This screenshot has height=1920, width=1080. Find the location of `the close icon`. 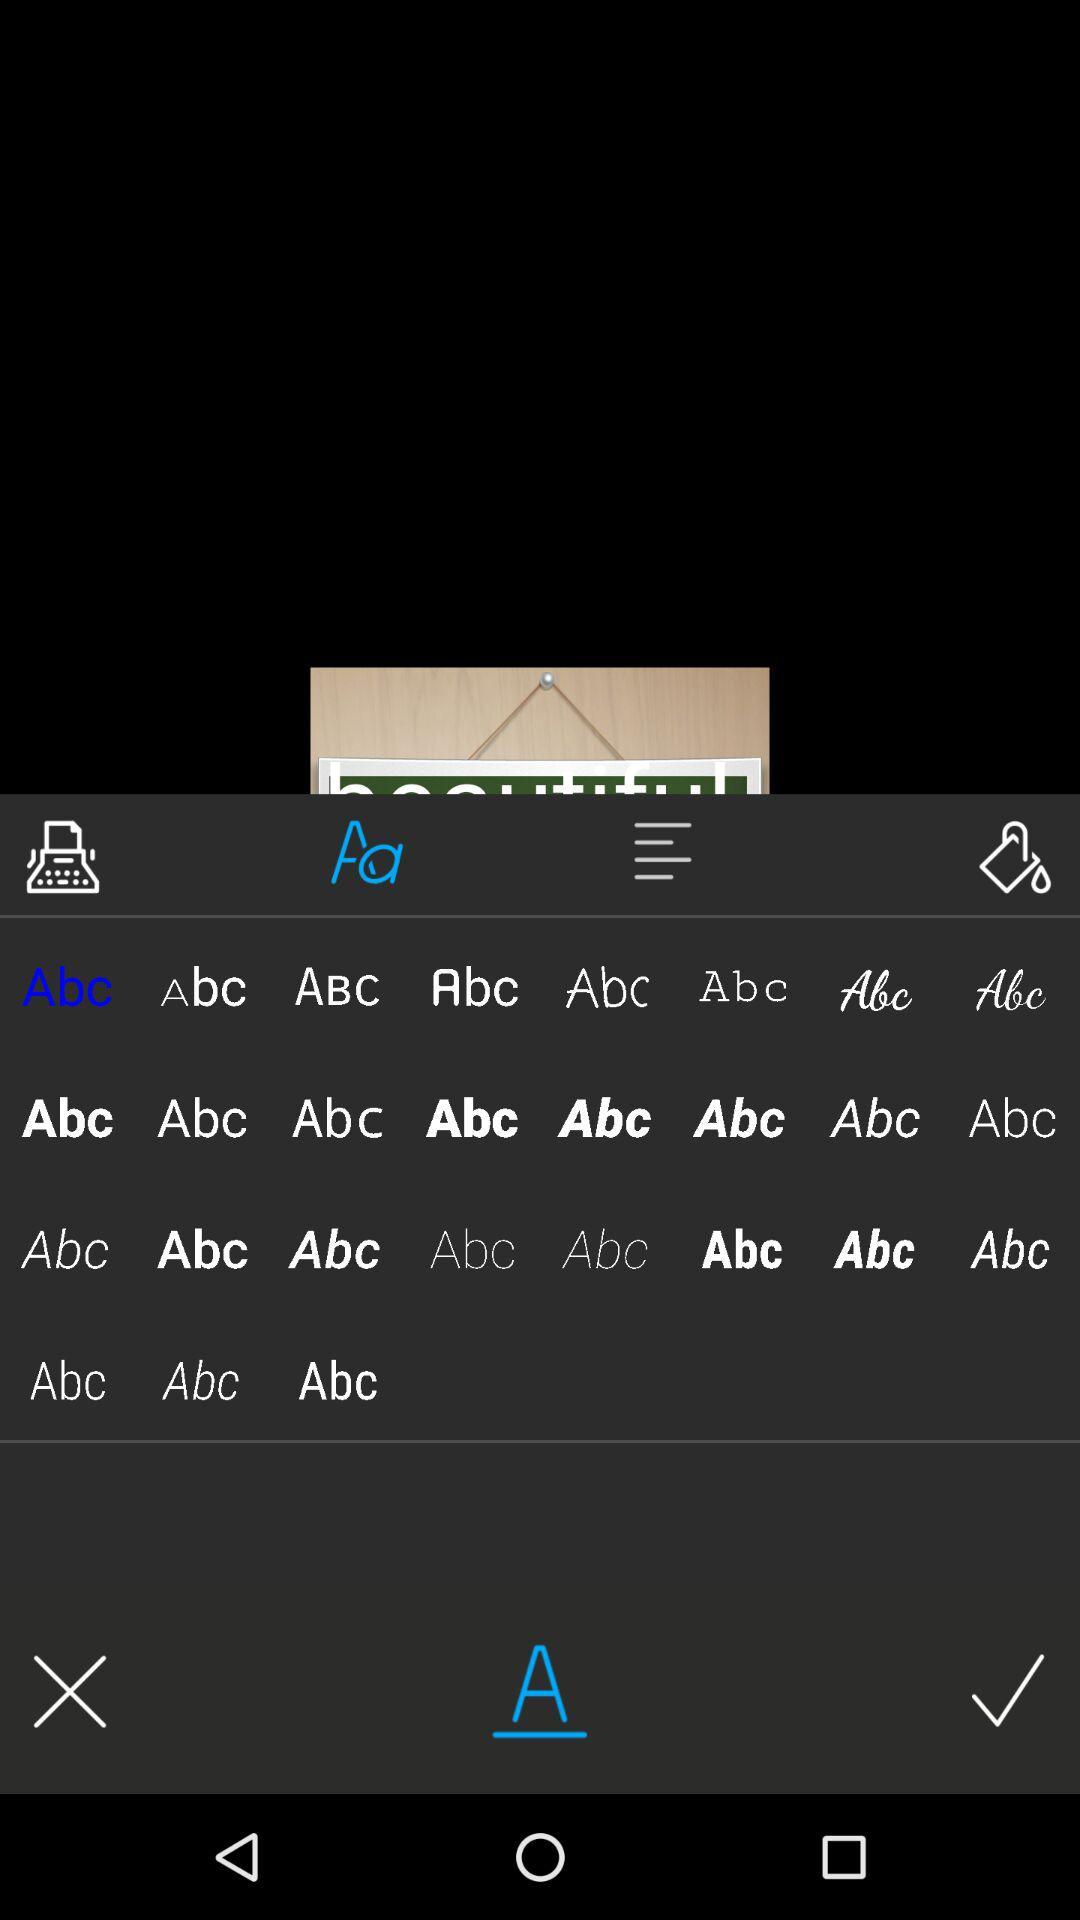

the close icon is located at coordinates (69, 1690).